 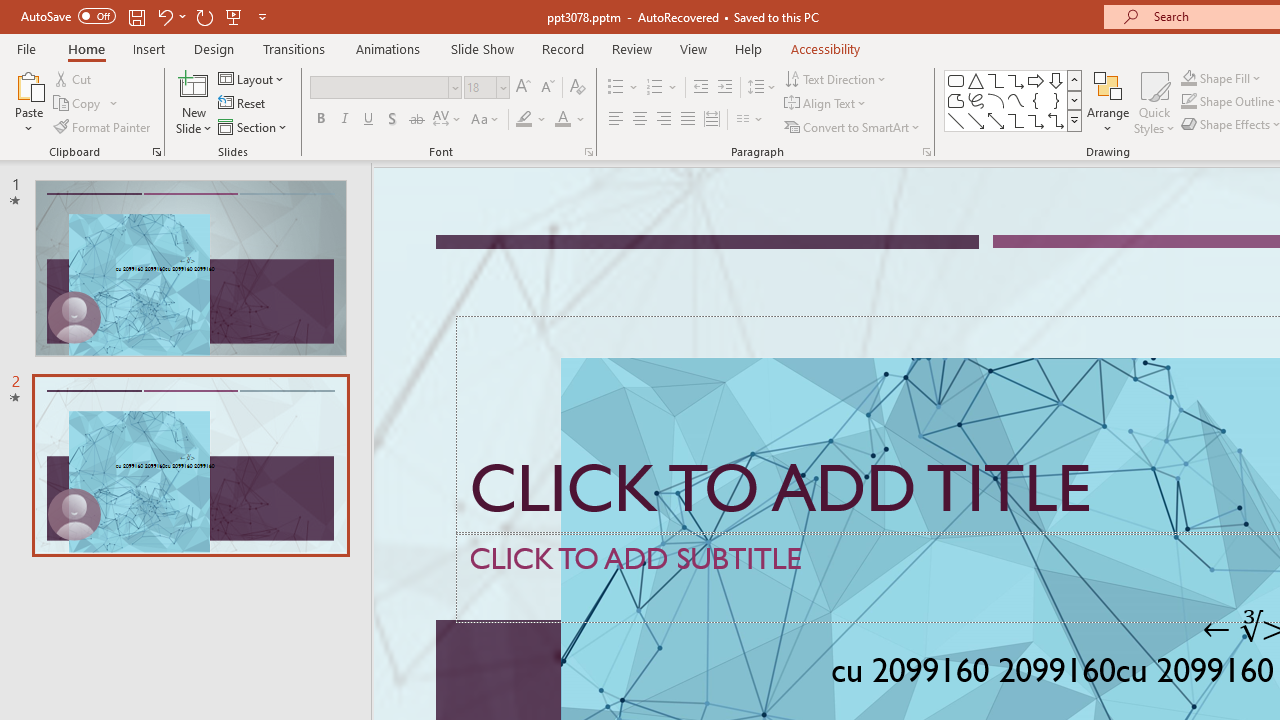 What do you see at coordinates (1189, 77) in the screenshot?
I see `'Shape Fill Dark Green, Accent 2'` at bounding box center [1189, 77].